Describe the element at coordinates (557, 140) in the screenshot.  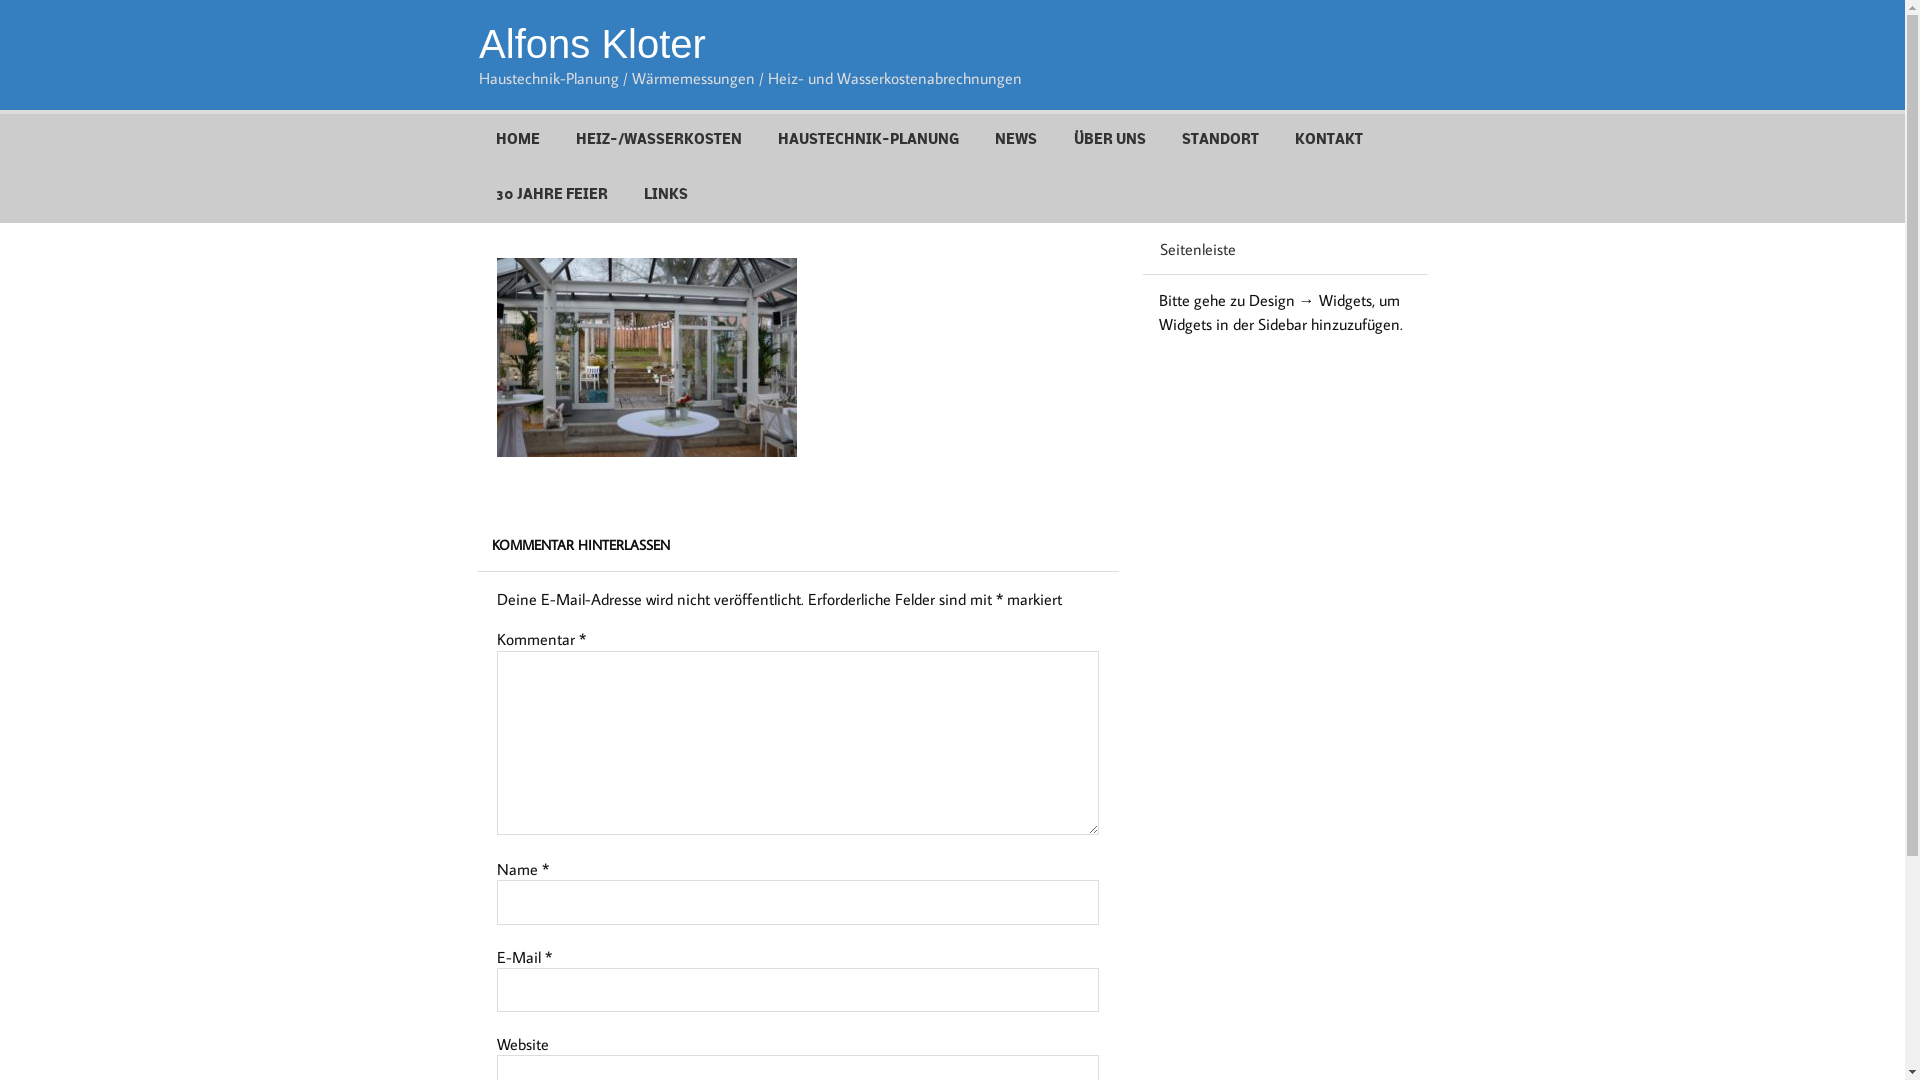
I see `'HEIZ-/WASSERKOSTEN'` at that location.